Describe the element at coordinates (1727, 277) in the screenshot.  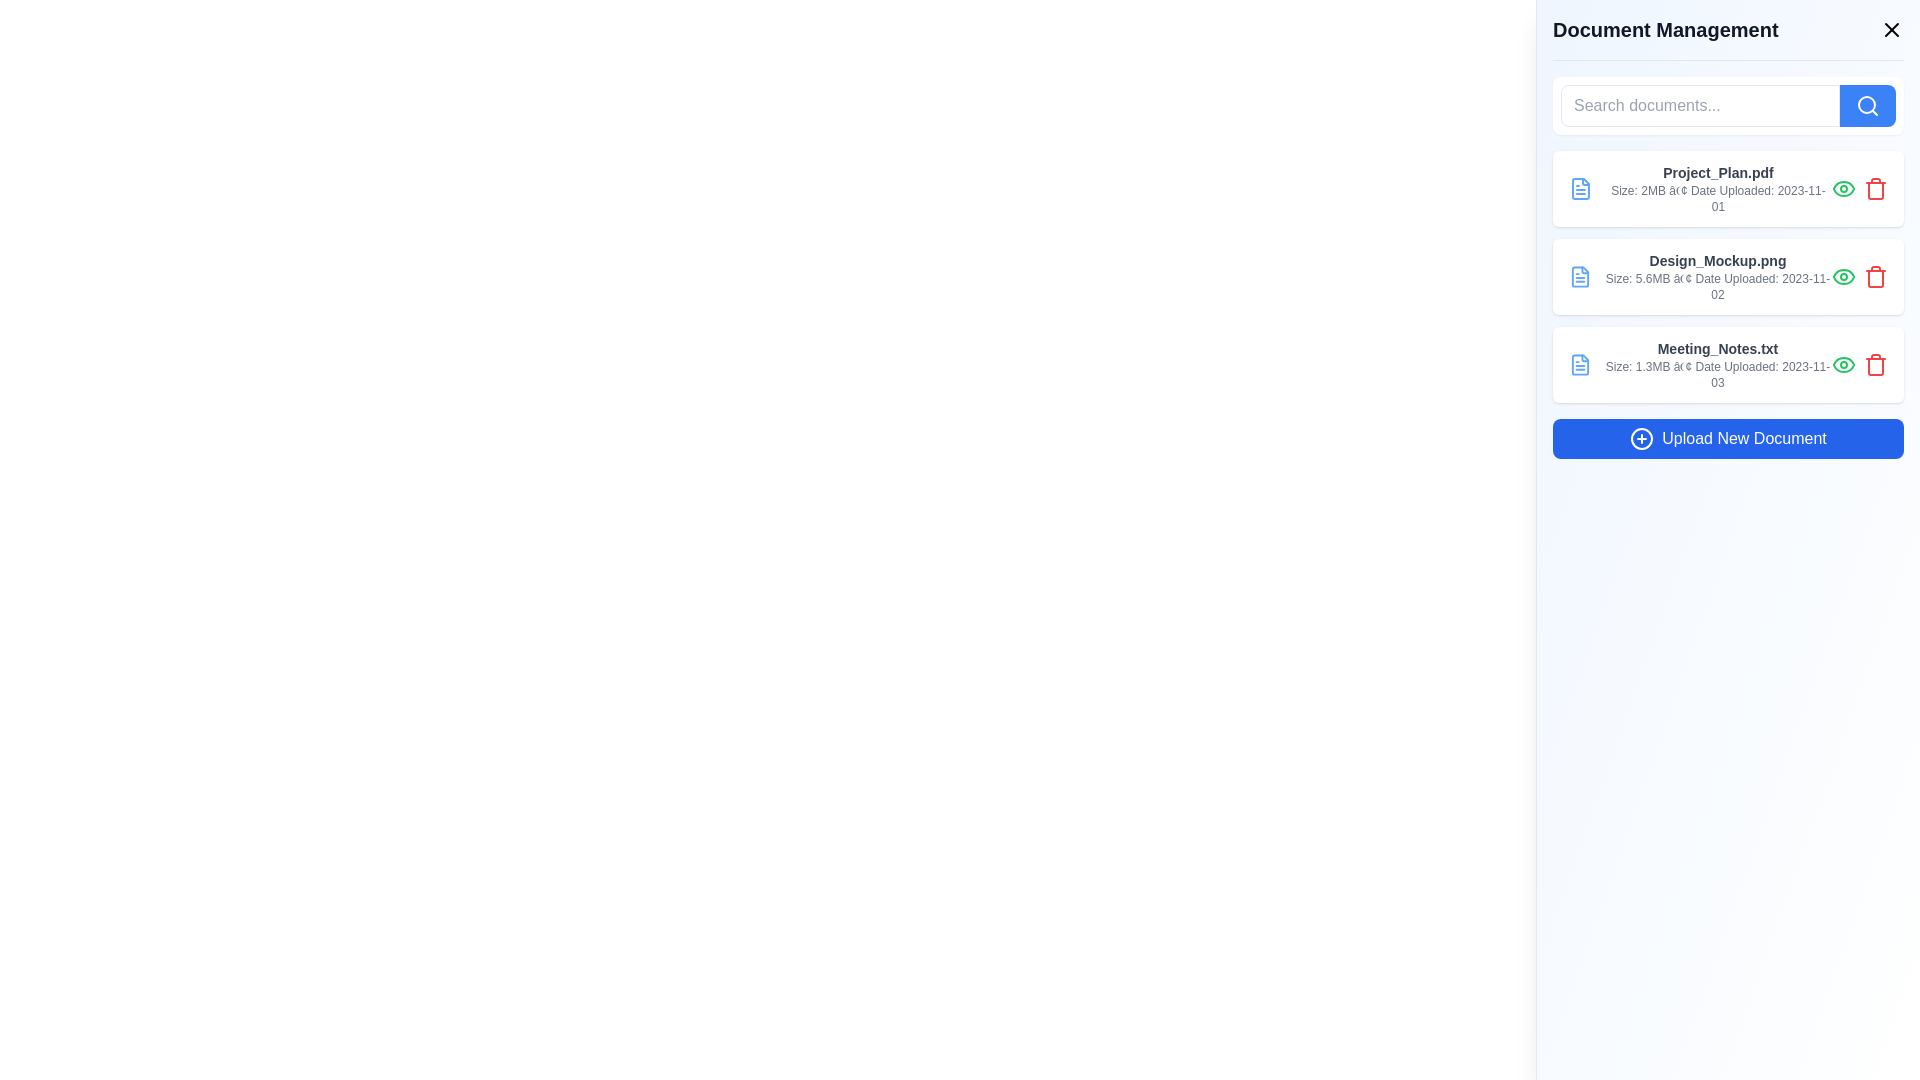
I see `the list item representing the file entry for 'Design_Mockup.png', which is the second item in the vertical list under the 'Document Management' section` at that location.